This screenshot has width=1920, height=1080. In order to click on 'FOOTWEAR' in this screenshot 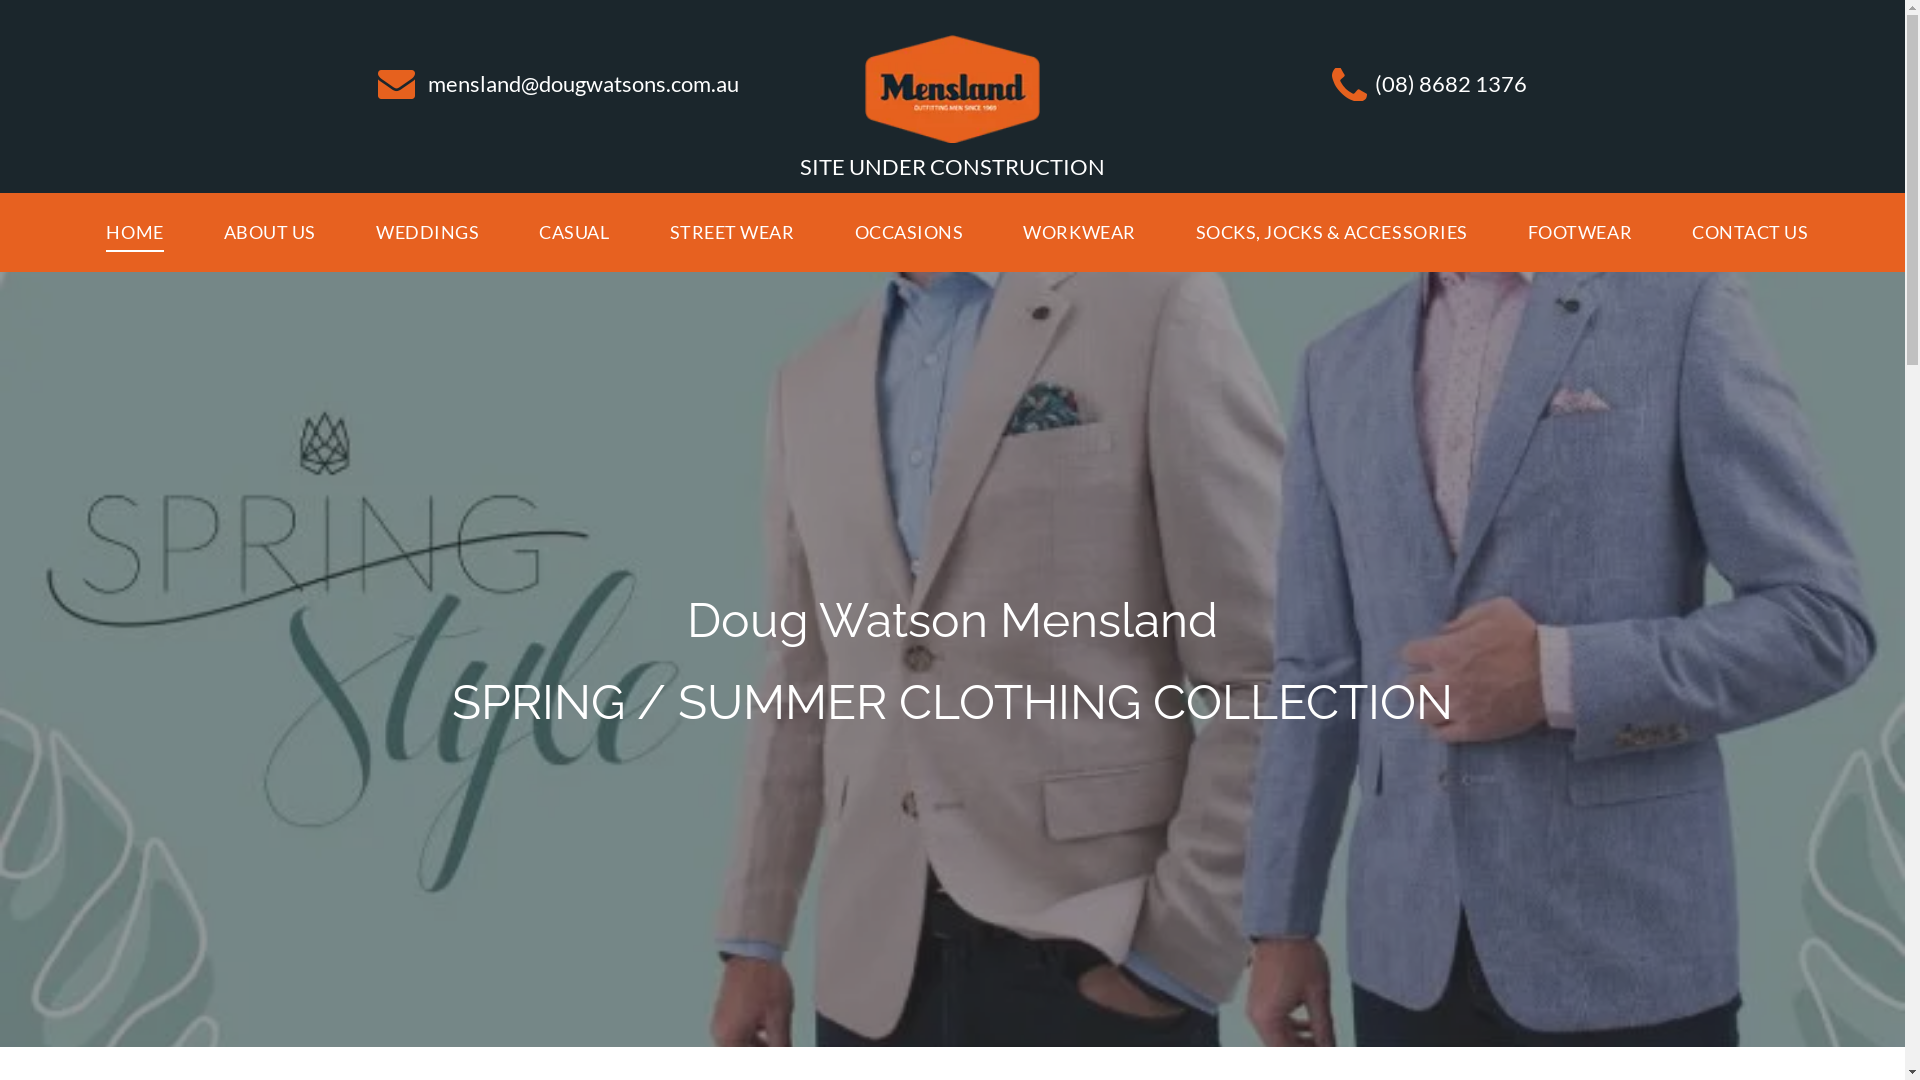, I will do `click(1578, 231)`.